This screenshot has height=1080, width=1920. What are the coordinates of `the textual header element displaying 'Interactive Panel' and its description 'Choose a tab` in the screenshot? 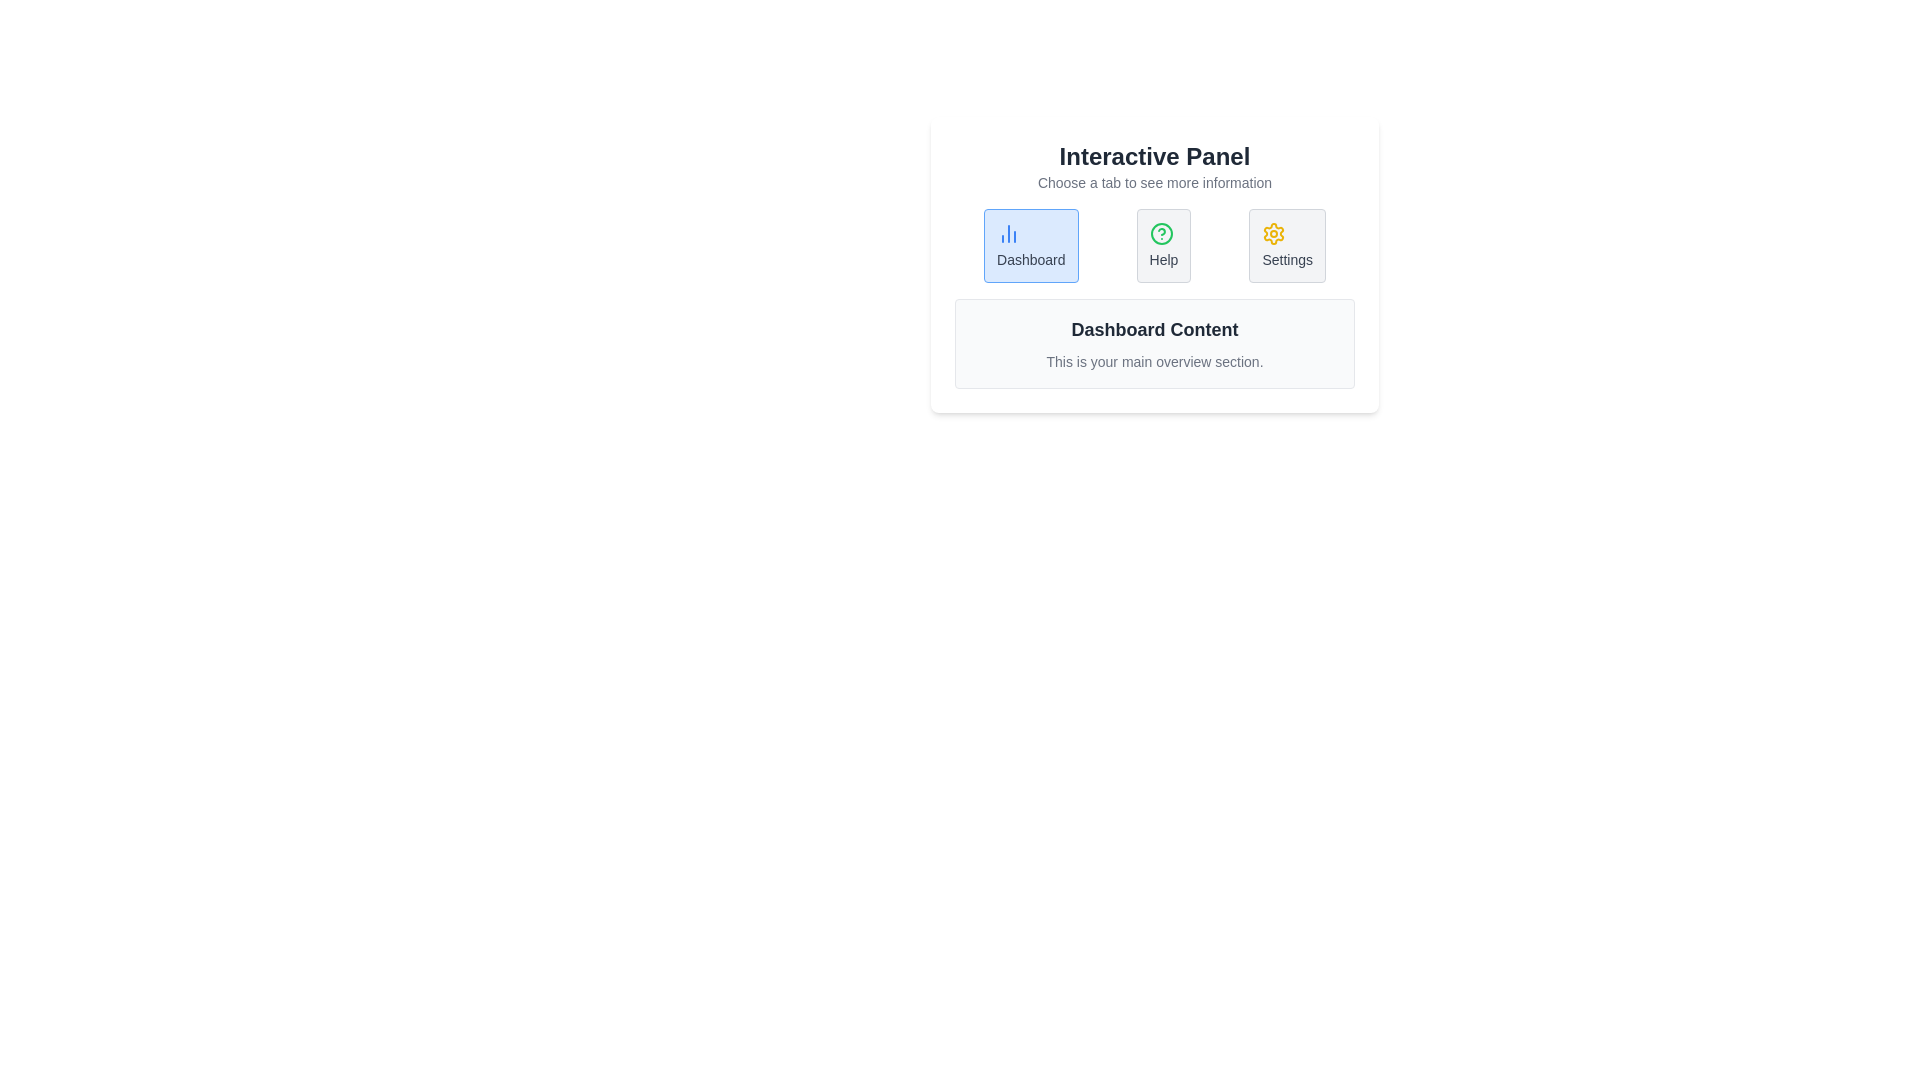 It's located at (1155, 165).